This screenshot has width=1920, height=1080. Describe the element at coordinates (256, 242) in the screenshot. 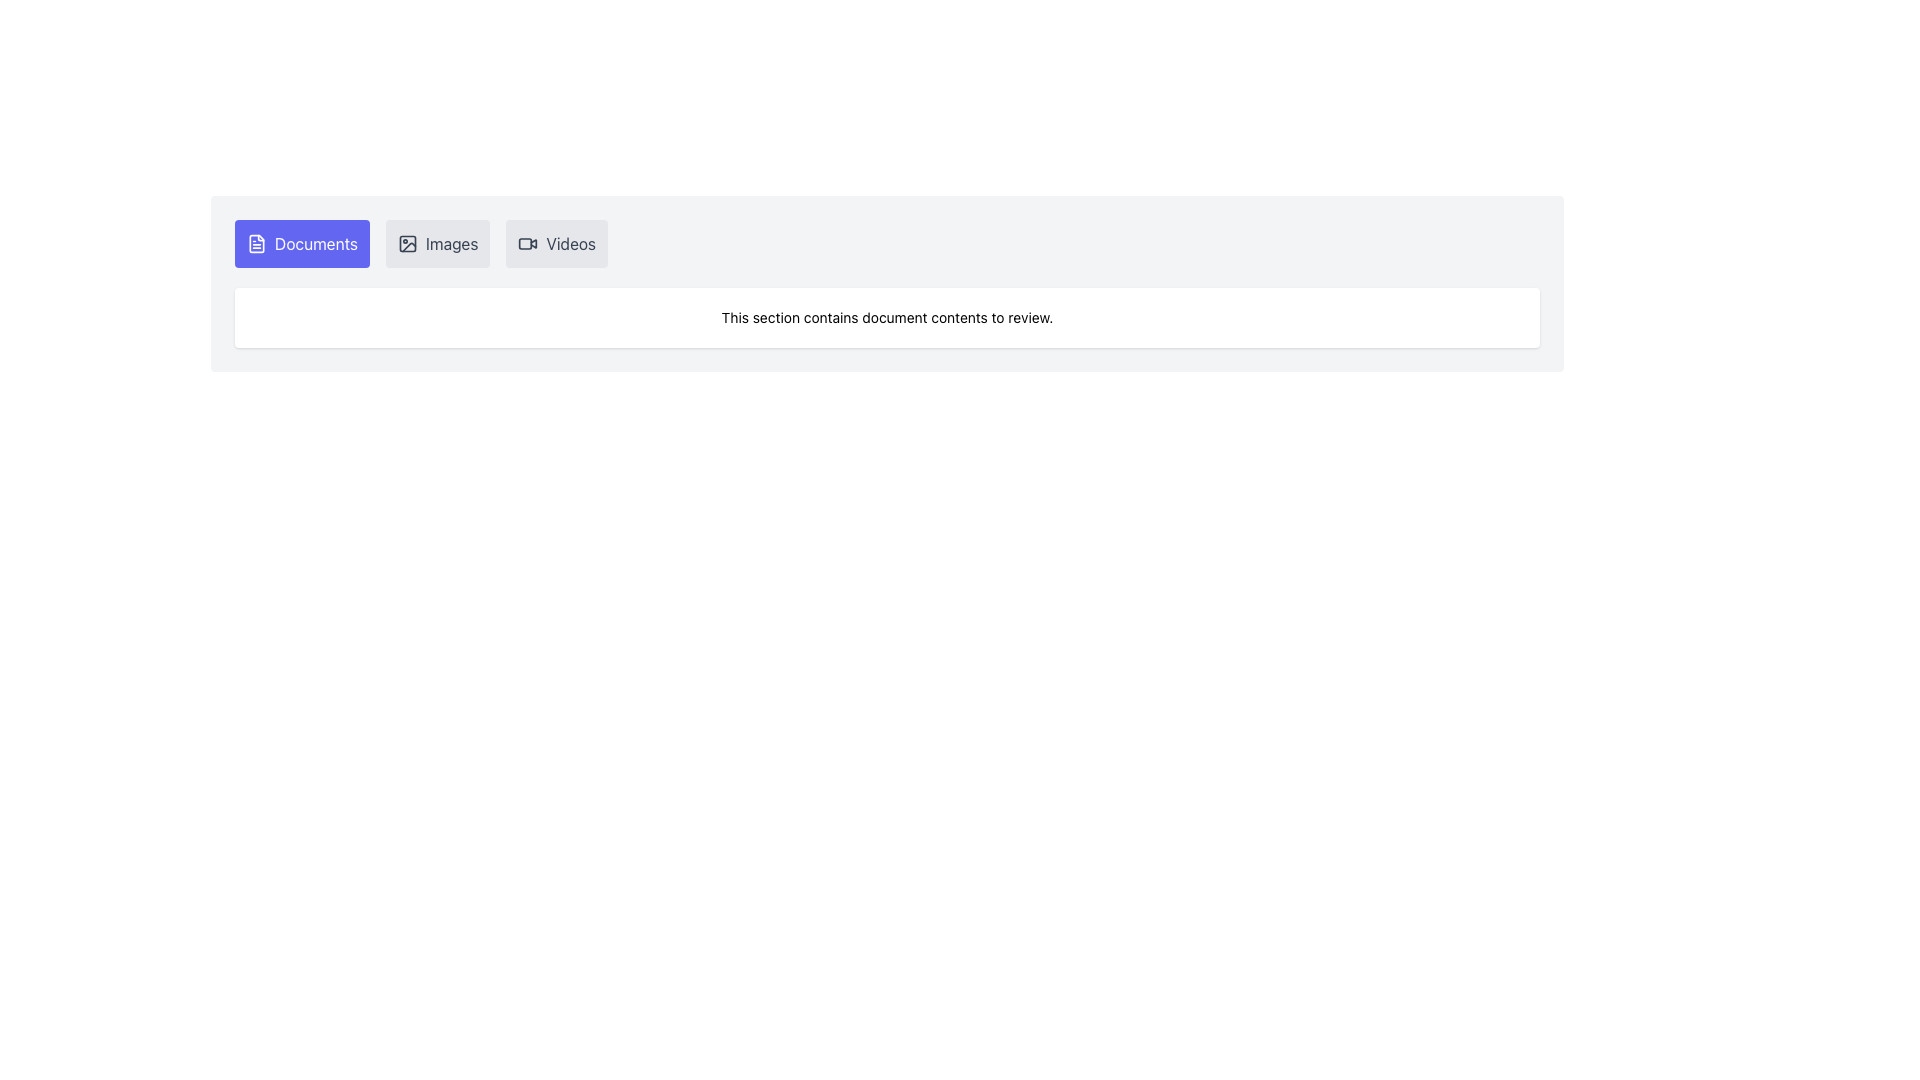

I see `the document icon located in the upper-left corner of the interface, which is the first icon in the 'Documents' tab group` at that location.